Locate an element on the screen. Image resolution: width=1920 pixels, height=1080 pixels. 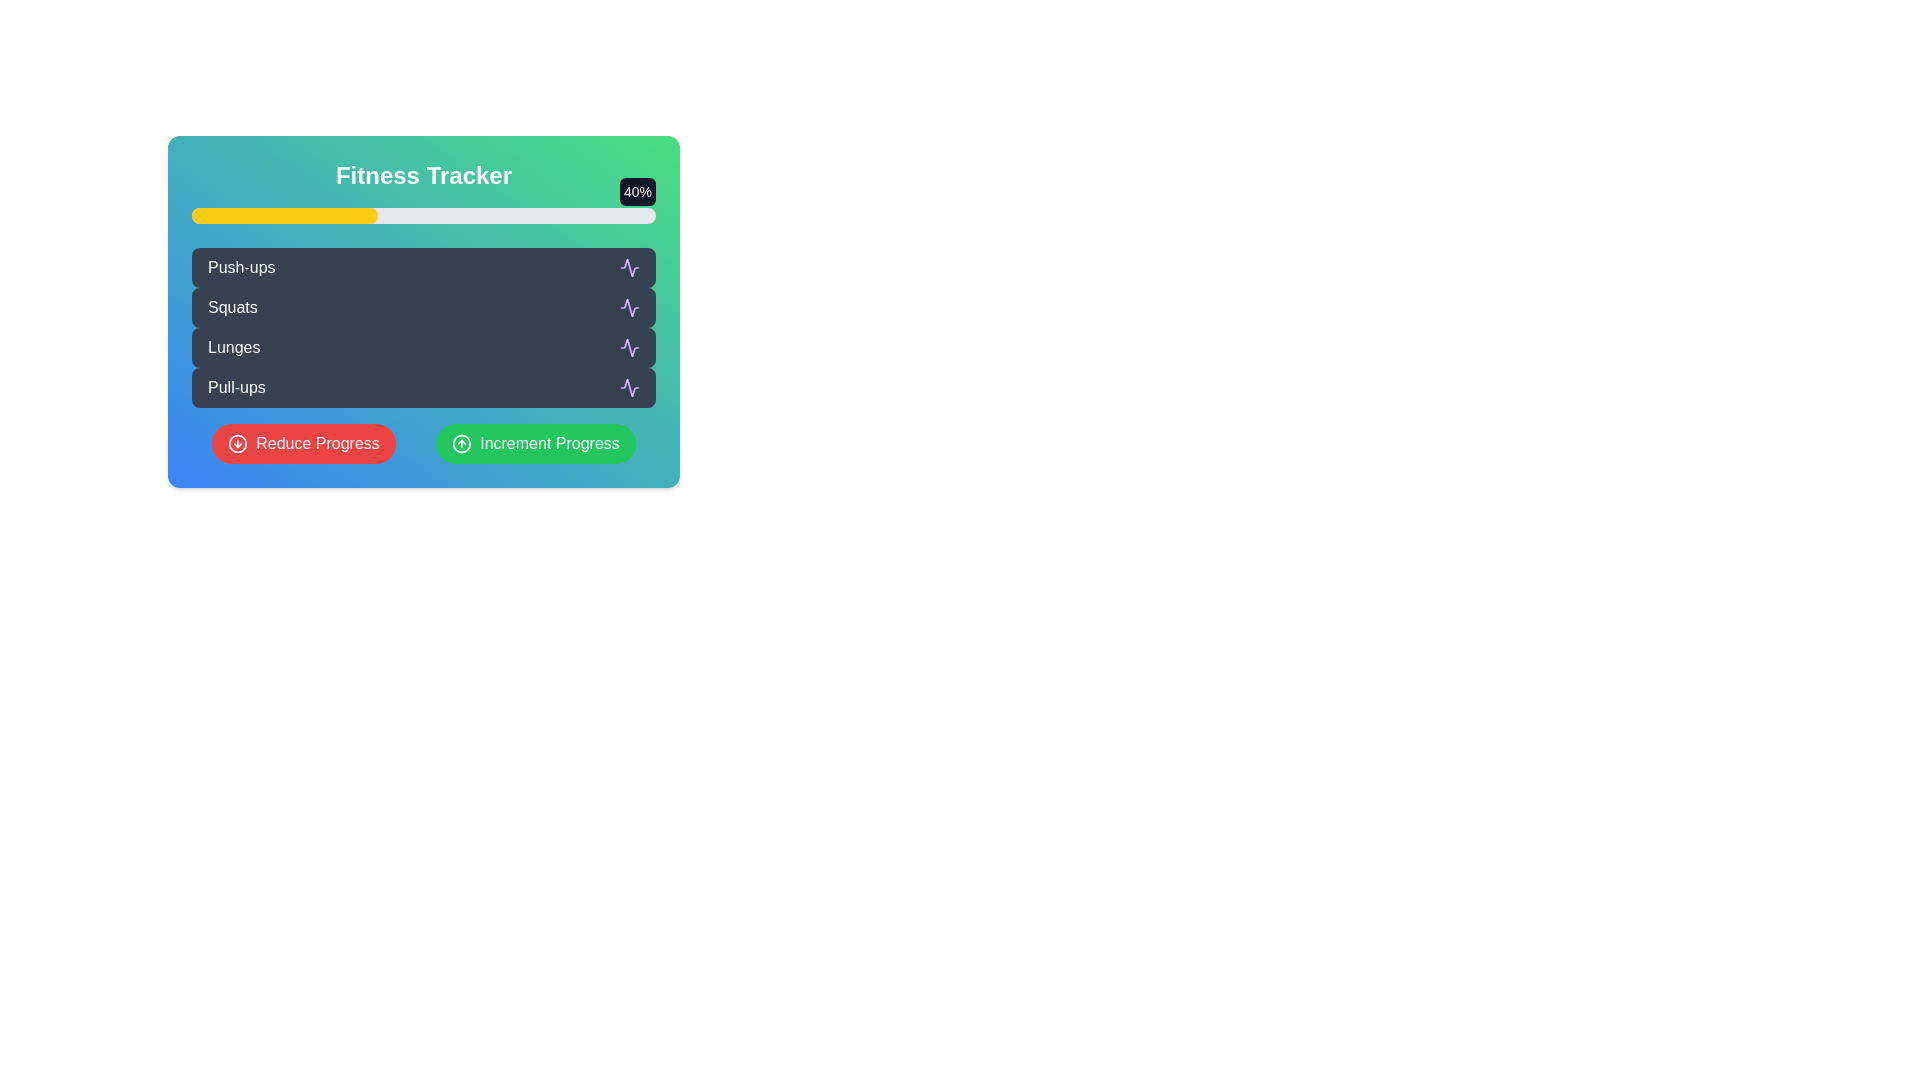
the 'Increment Progress' button, which has a green background and white text with an upward-pointing arrow icon is located at coordinates (536, 442).